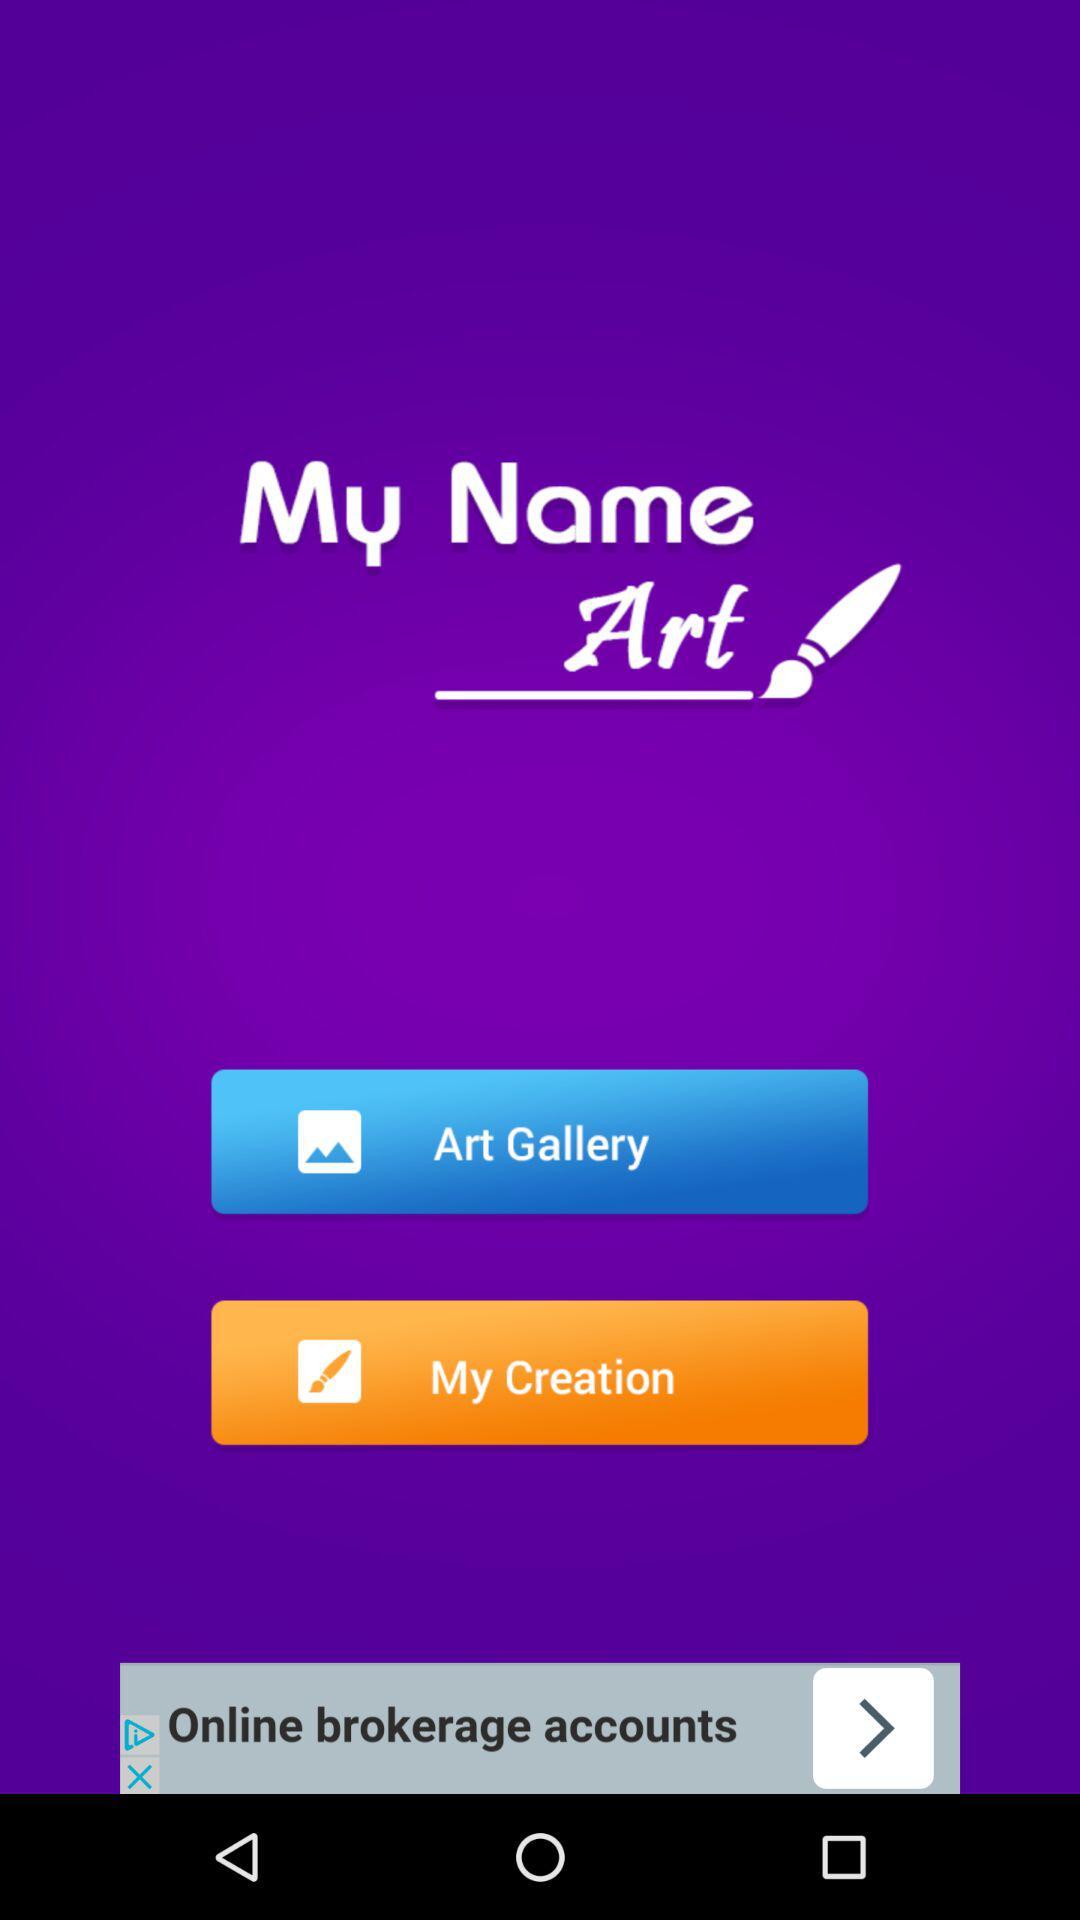 This screenshot has width=1080, height=1920. Describe the element at coordinates (538, 1145) in the screenshot. I see `art gallery` at that location.